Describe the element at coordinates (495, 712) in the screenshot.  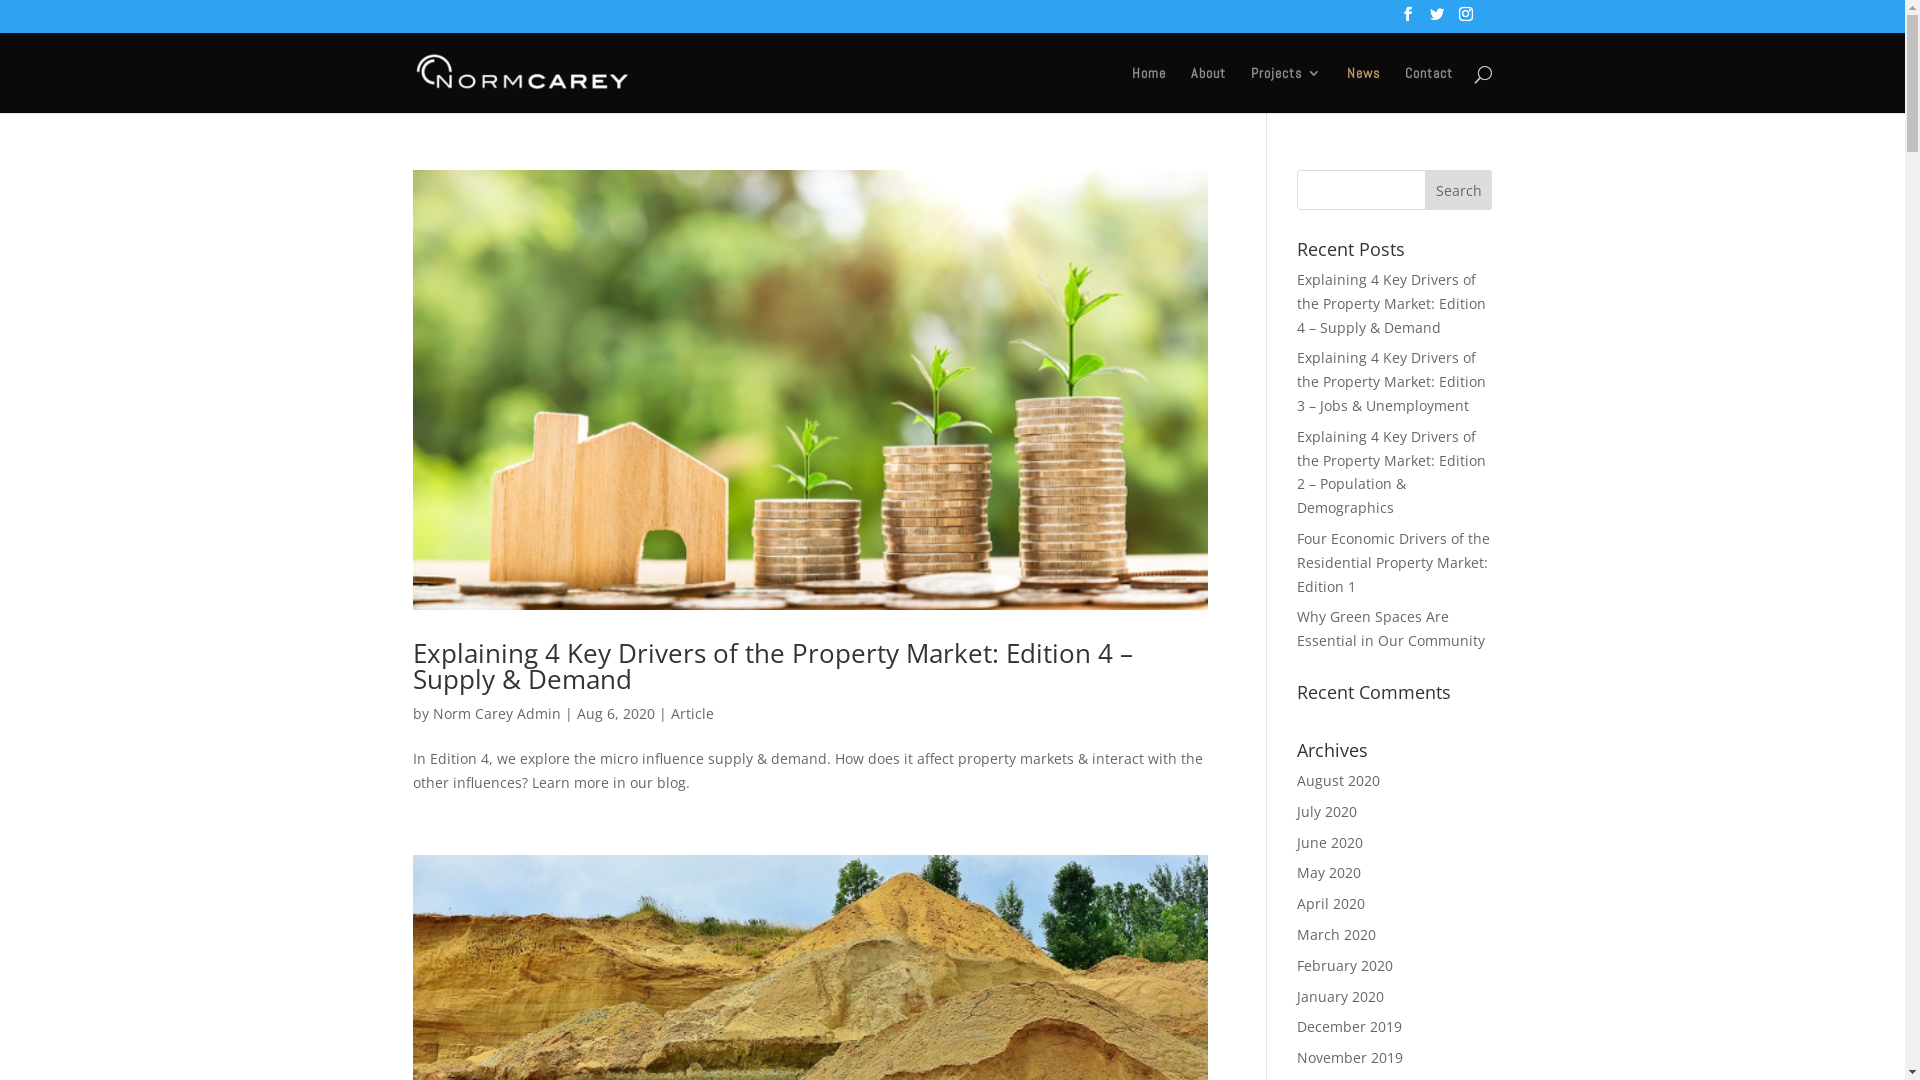
I see `'Norm Carey Admin'` at that location.